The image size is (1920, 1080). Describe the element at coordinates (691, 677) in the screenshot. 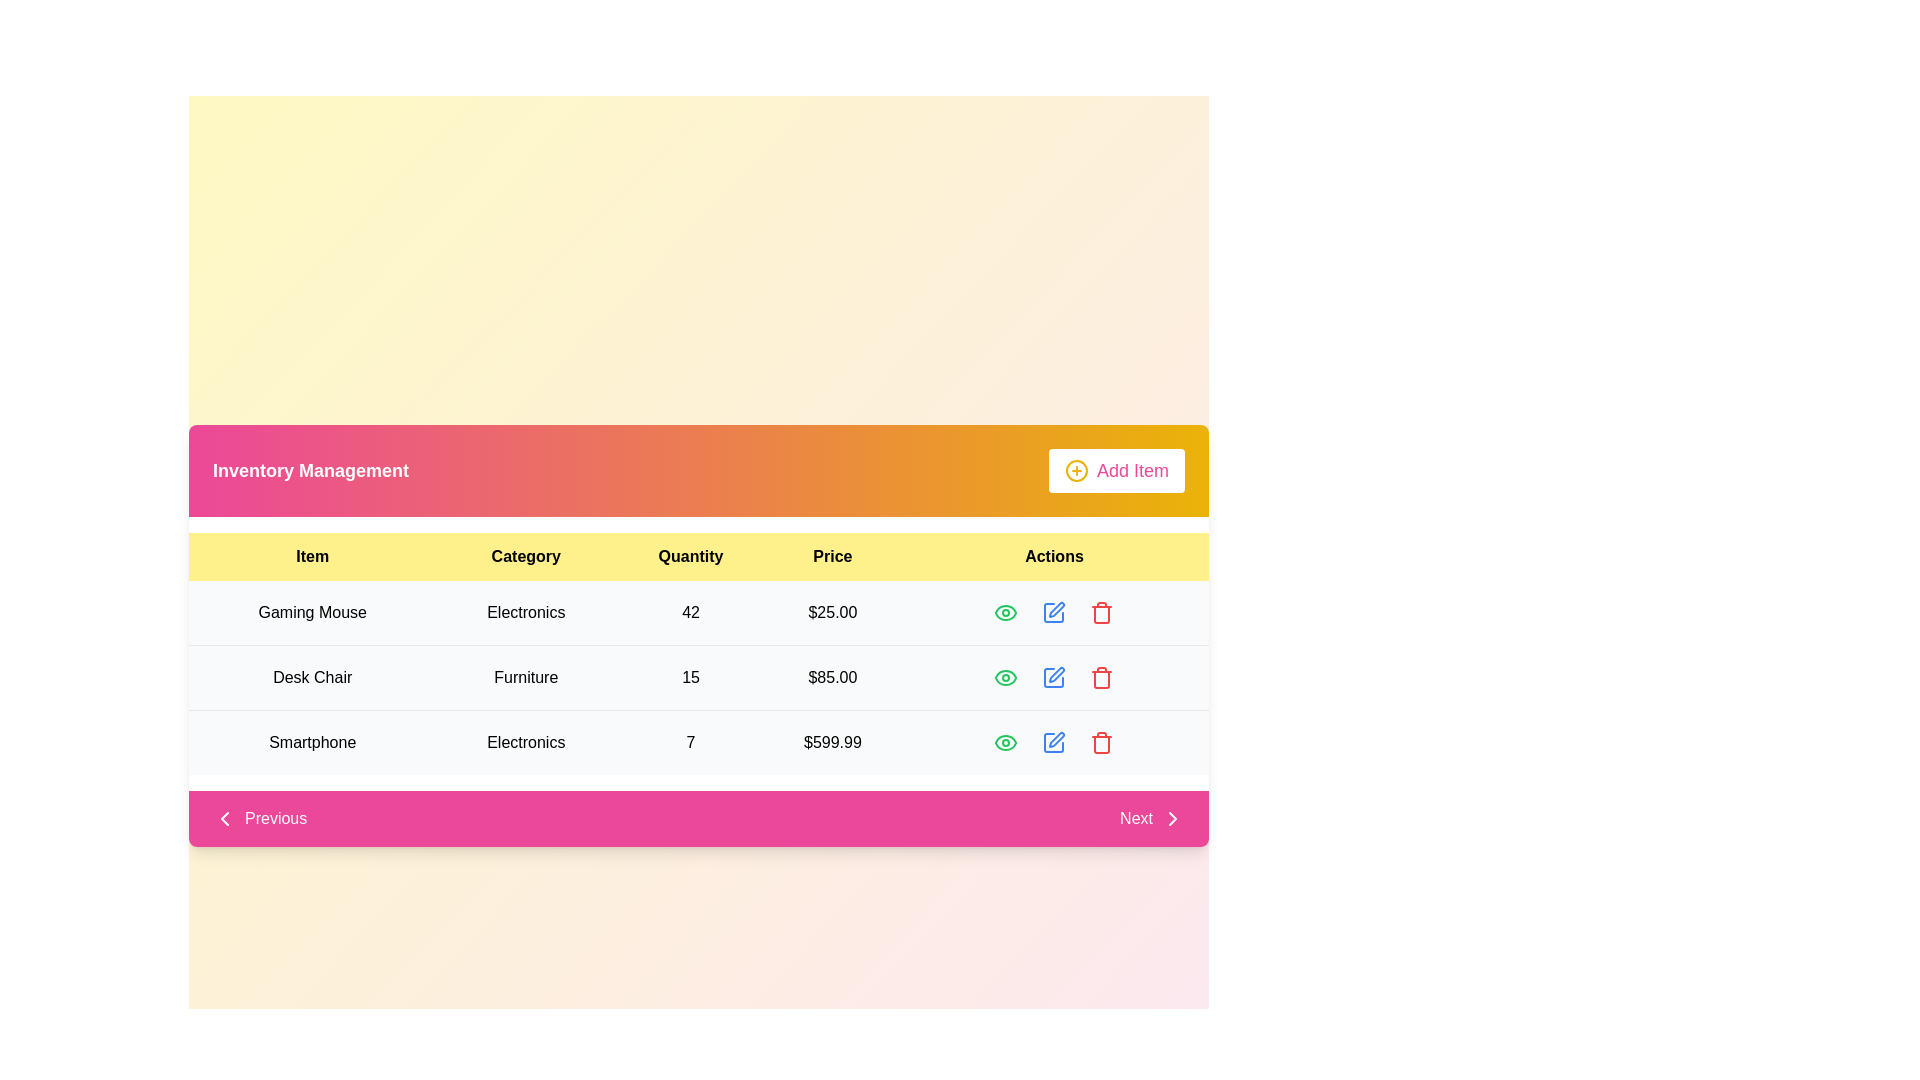

I see `the text element representing the quantity of the 'Desk Chair' item, located in the third column of the second row of the inventory table` at that location.